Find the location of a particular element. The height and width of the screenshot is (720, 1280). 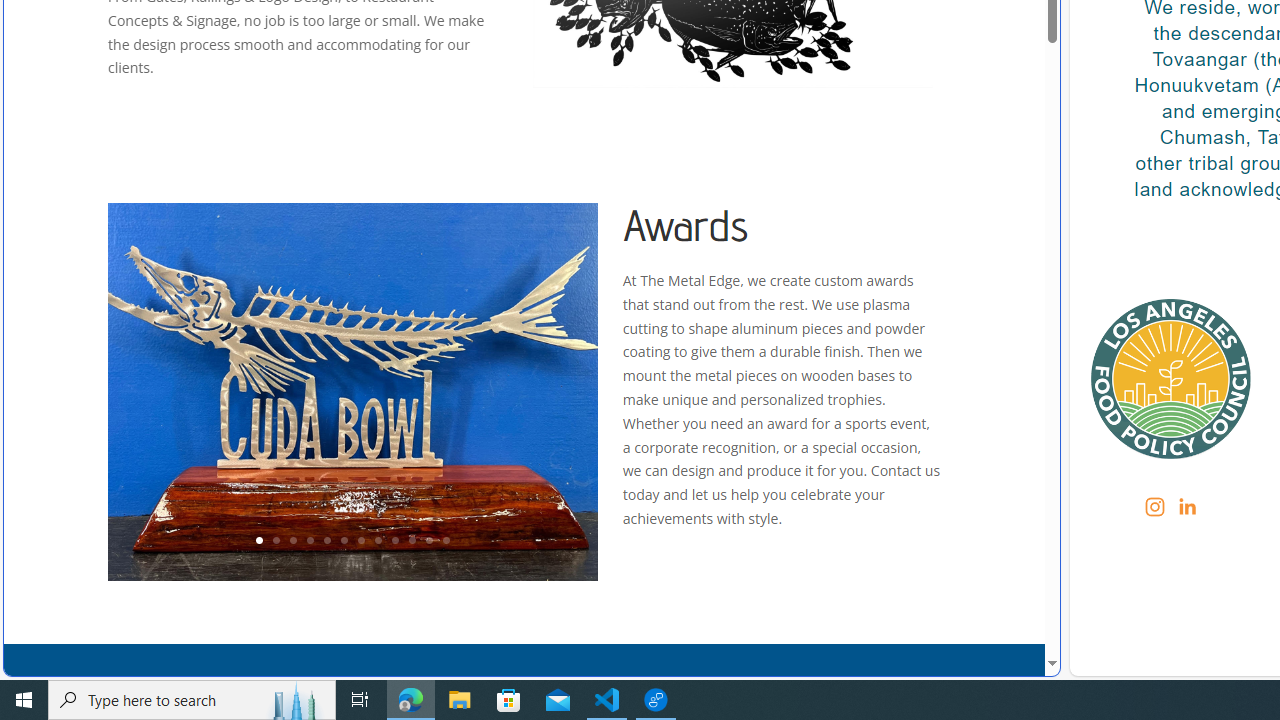

'4' is located at coordinates (308, 541).